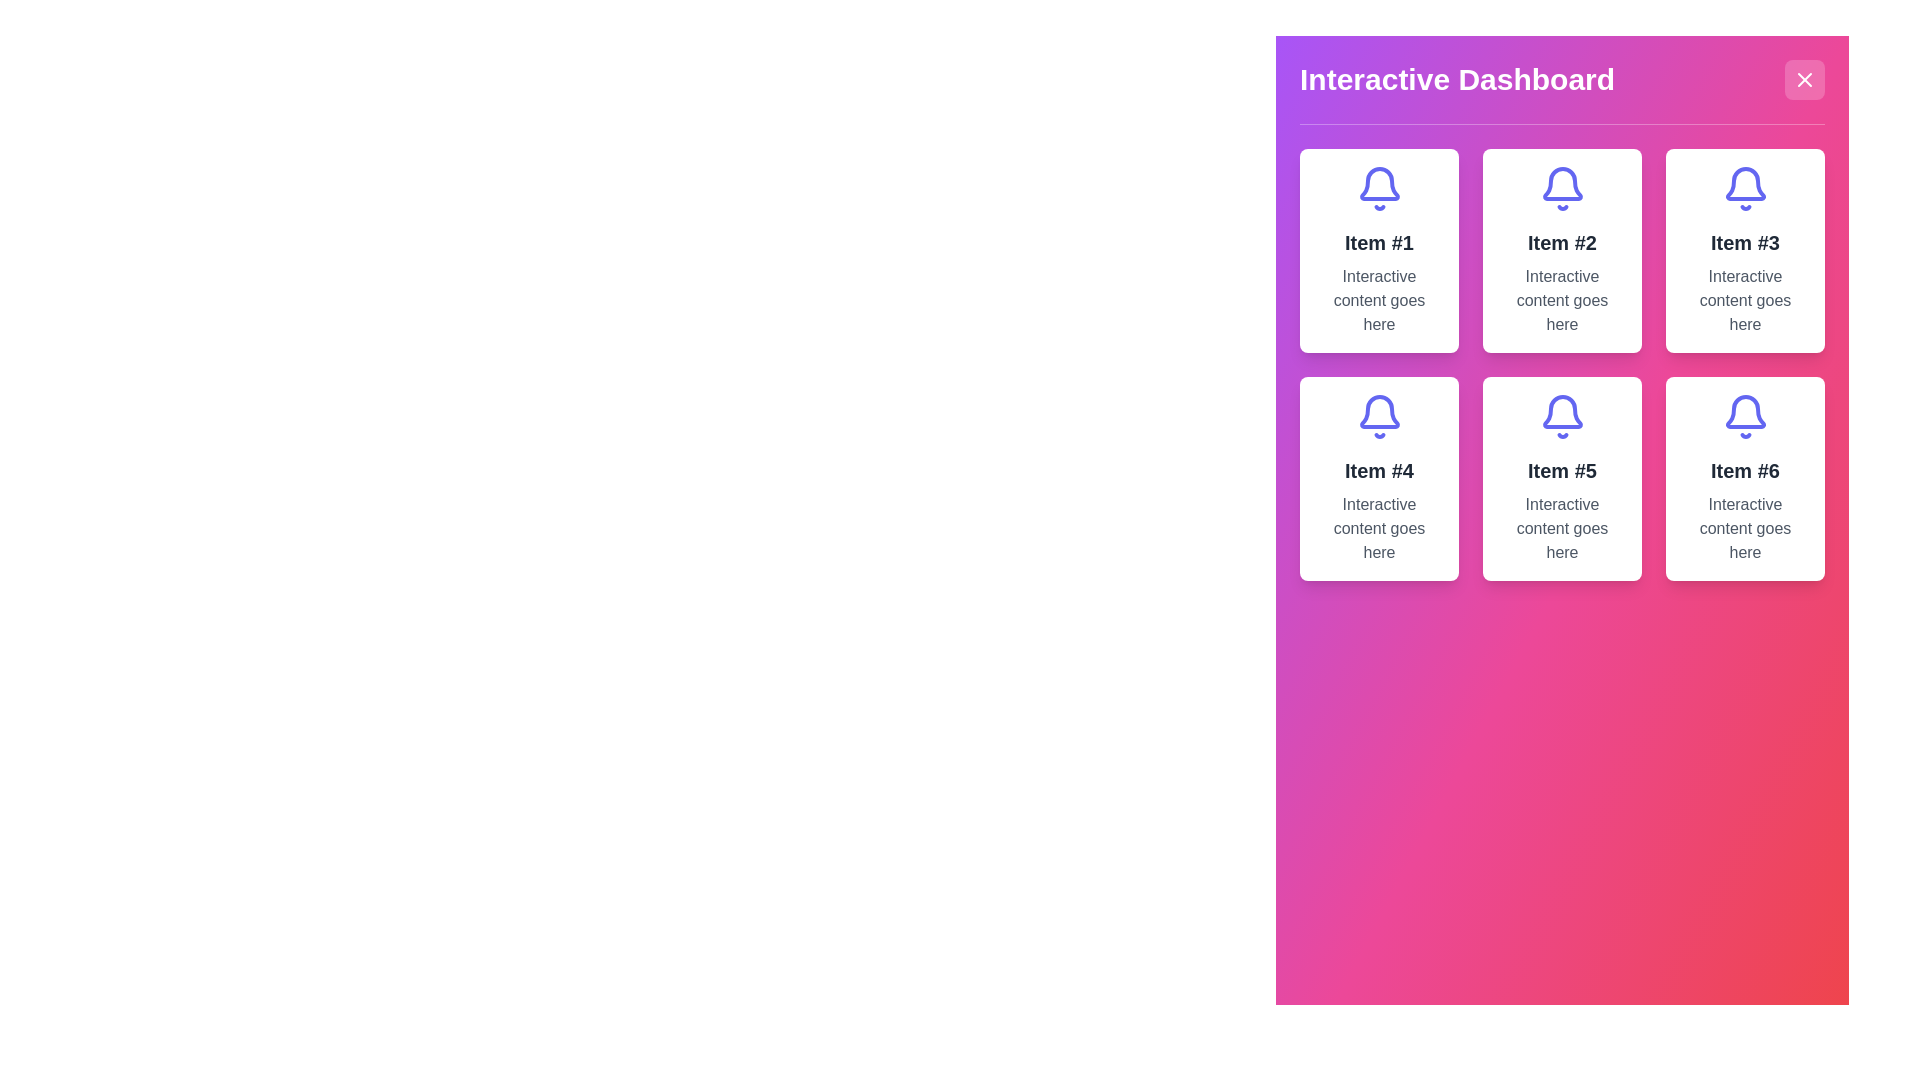 This screenshot has height=1080, width=1920. I want to click on the second text label in the 'Interactive Dashboard' that serves as a title for its respective card, centrally aligned in the top row, so click(1561, 242).